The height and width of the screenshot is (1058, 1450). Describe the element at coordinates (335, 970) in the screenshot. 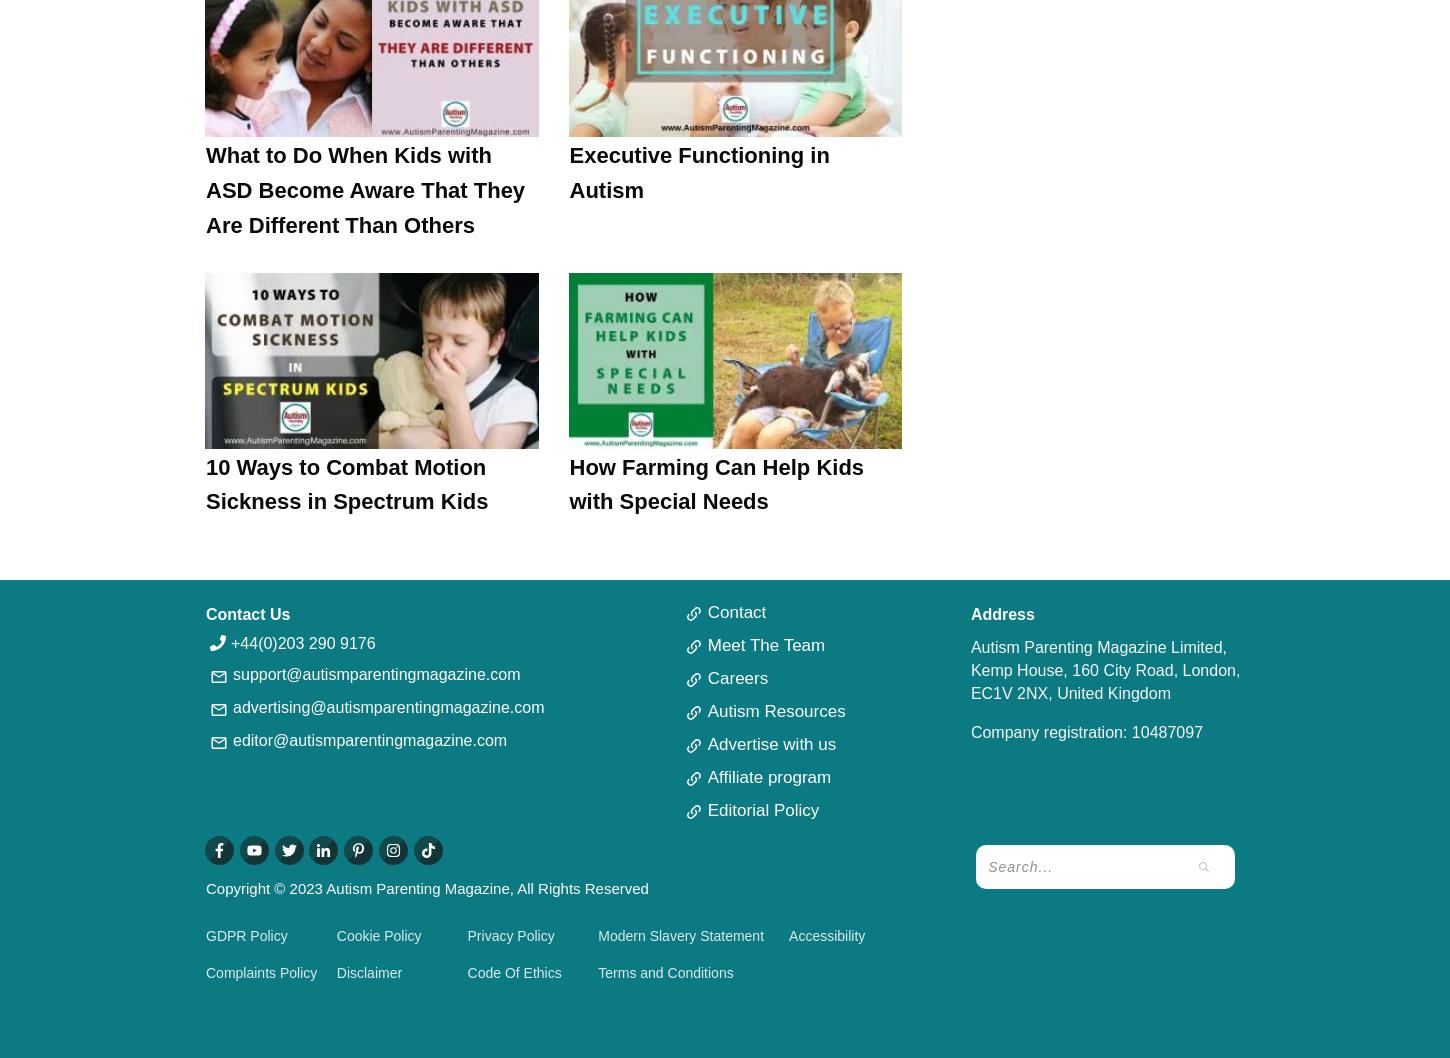

I see `'Disclaimer'` at that location.